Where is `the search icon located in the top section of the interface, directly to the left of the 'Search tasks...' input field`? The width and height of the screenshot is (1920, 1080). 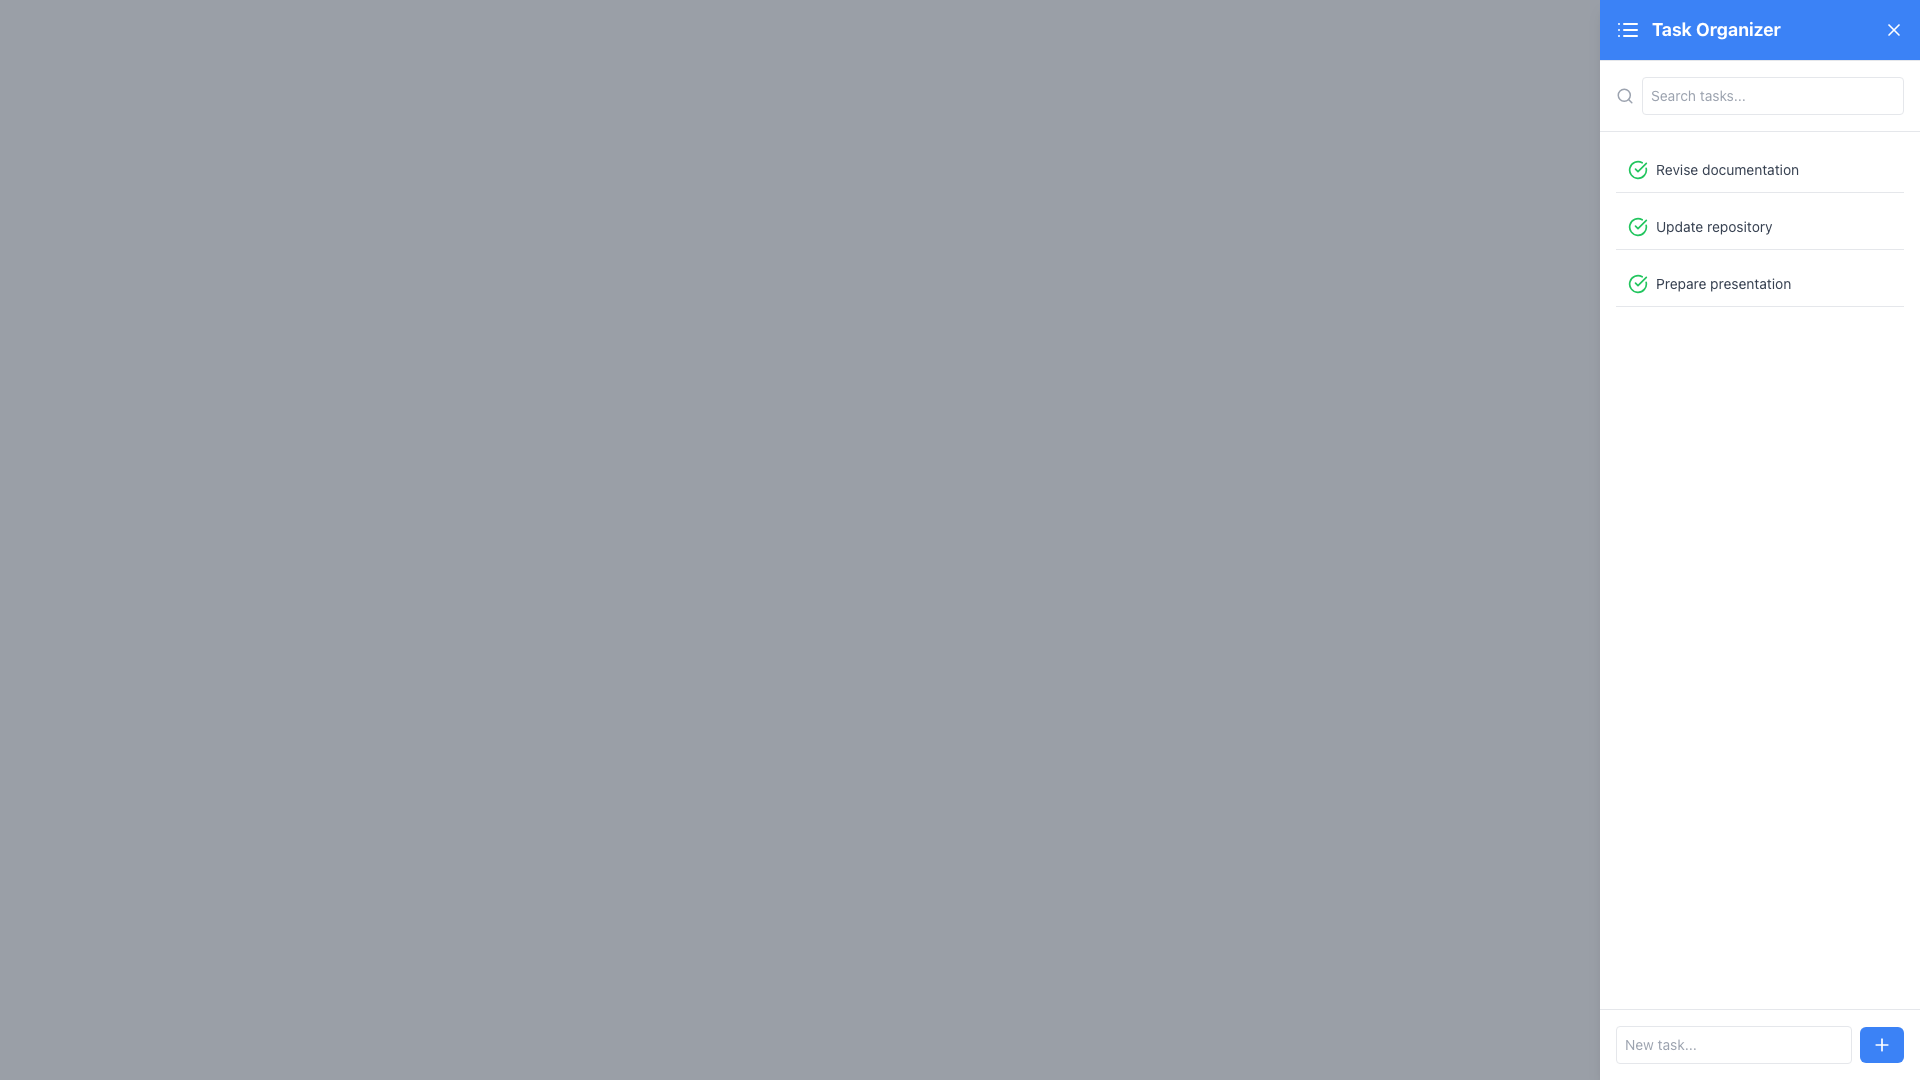
the search icon located in the top section of the interface, directly to the left of the 'Search tasks...' input field is located at coordinates (1625, 96).